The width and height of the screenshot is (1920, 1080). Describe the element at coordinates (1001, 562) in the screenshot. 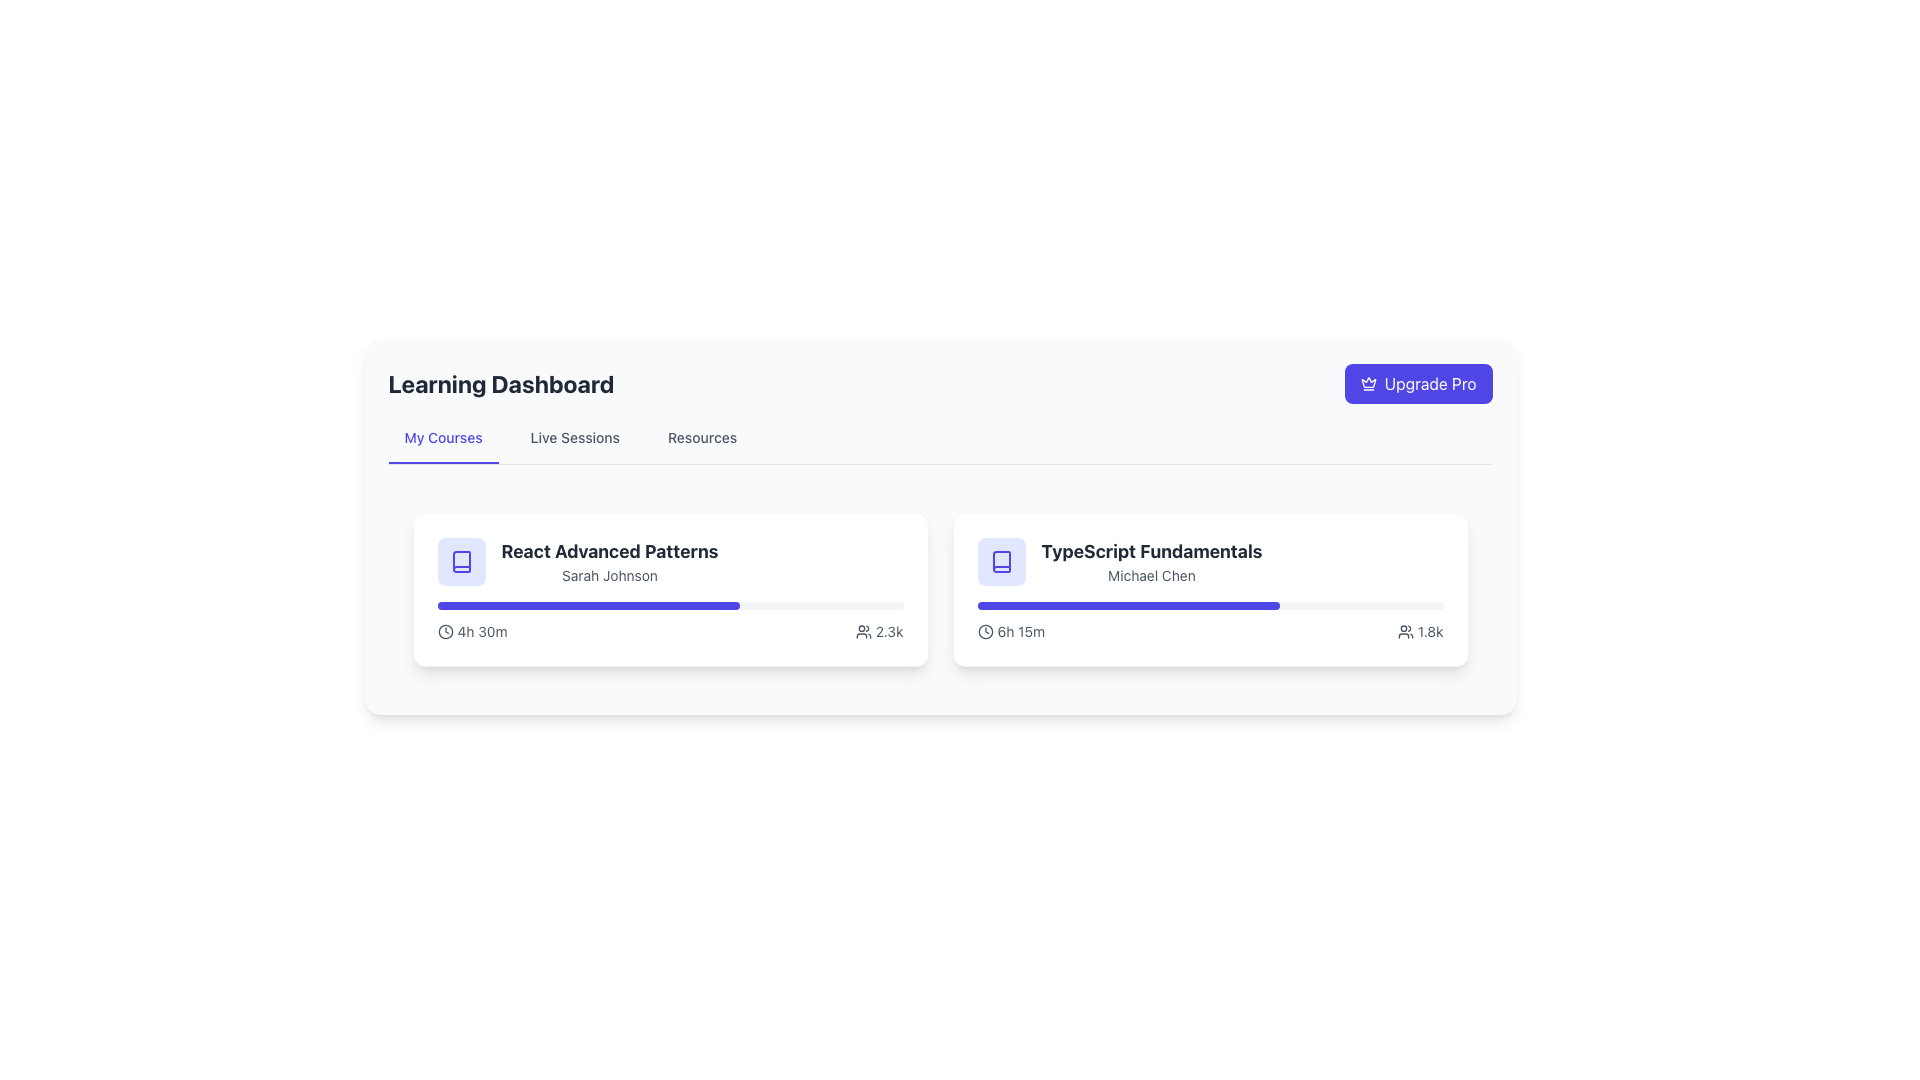

I see `the course type icon located at the top-left corner of the second card in the horizontal list of course information on the dashboard, directly above the course title 'TypeScript Fundamentals'` at that location.